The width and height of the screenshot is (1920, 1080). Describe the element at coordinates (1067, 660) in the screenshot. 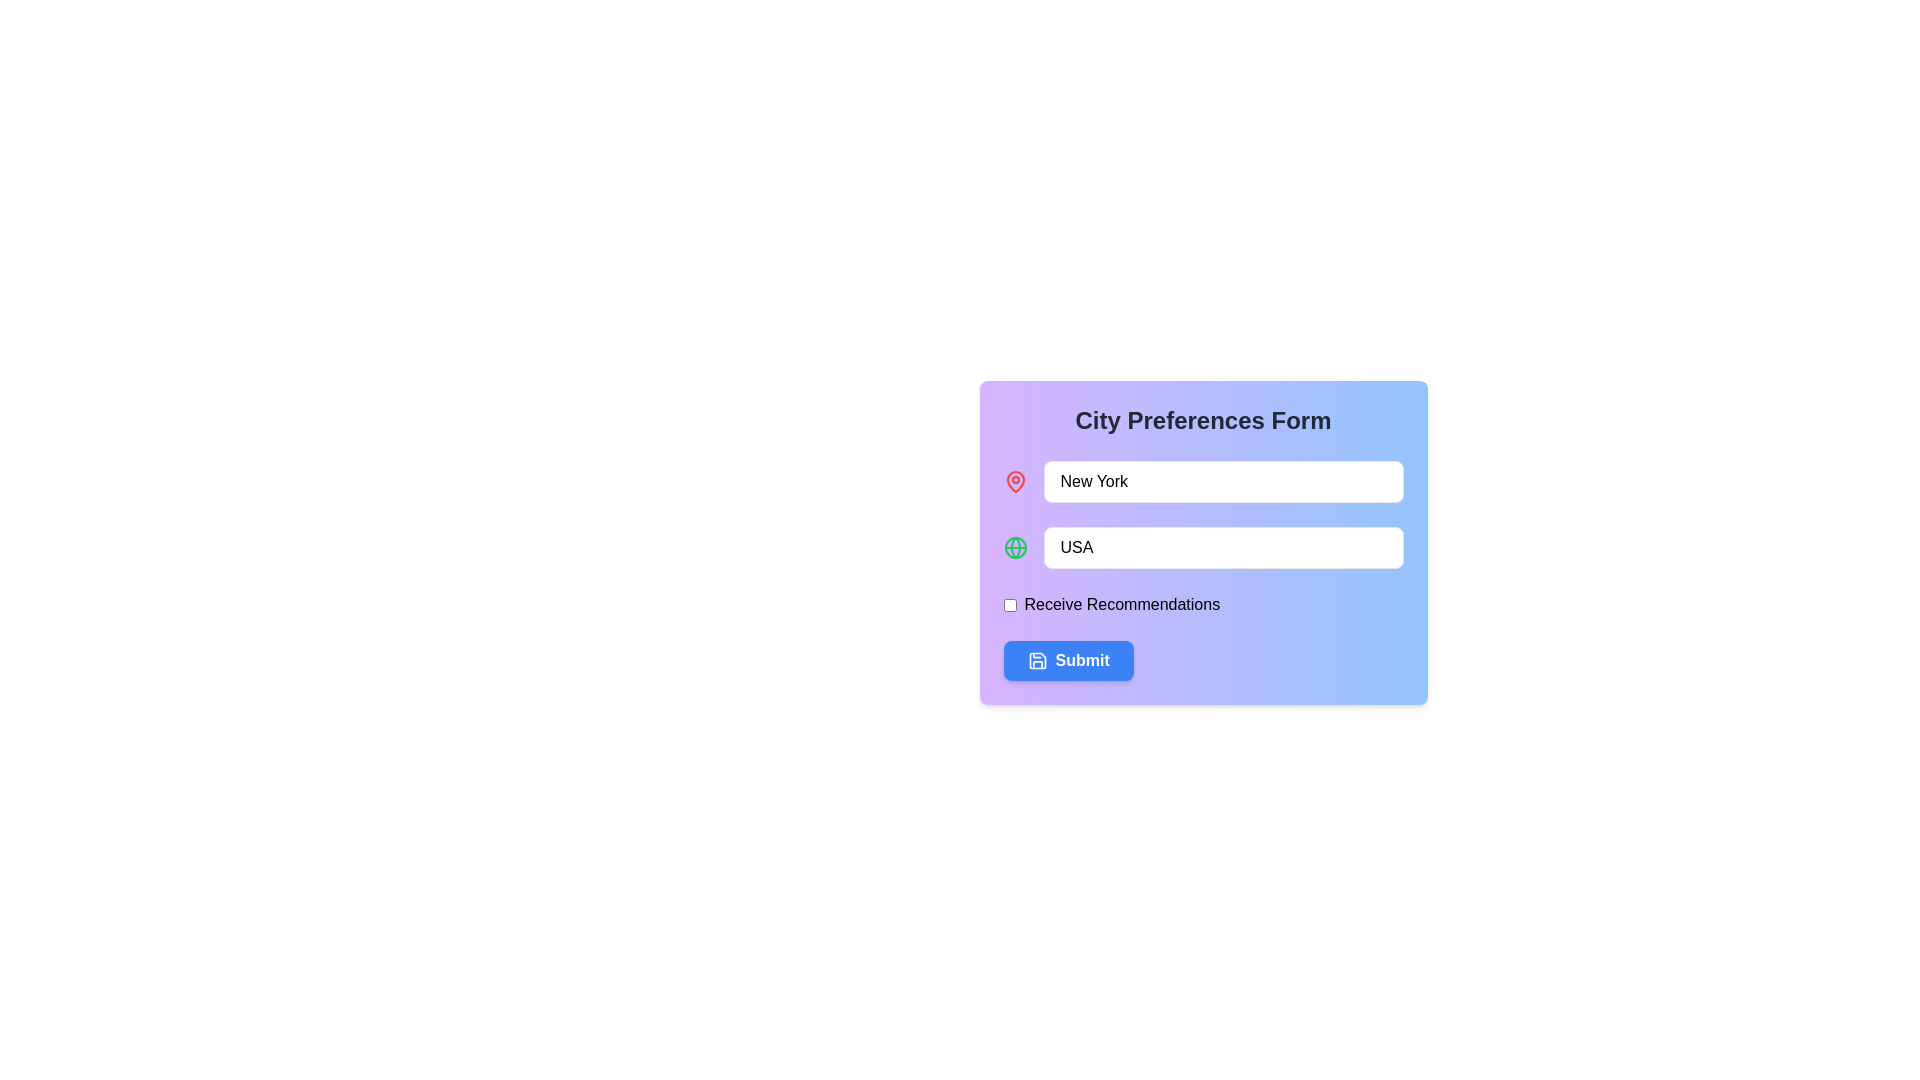

I see `the 'Submit' button, which is a rectangular button with rounded corners, a blue background, and bold white text` at that location.